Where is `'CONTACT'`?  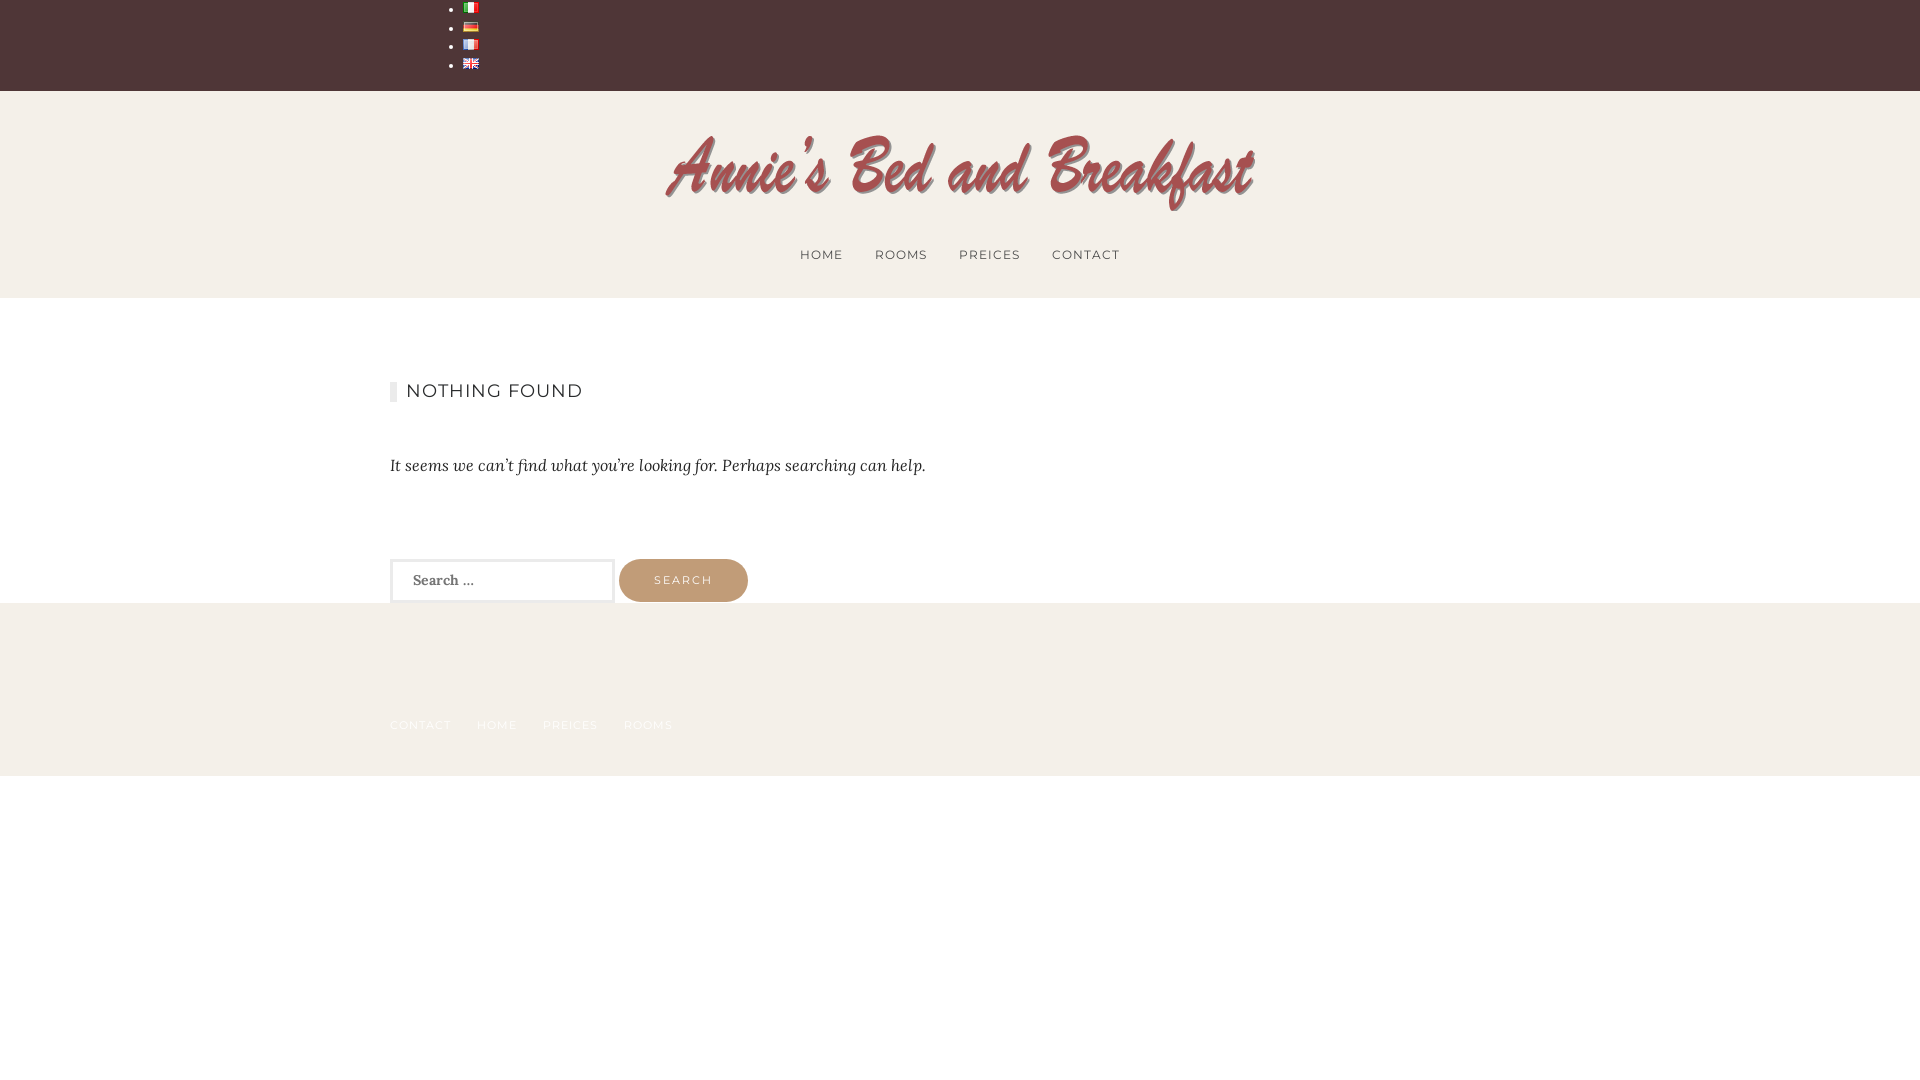
'CONTACT' is located at coordinates (389, 725).